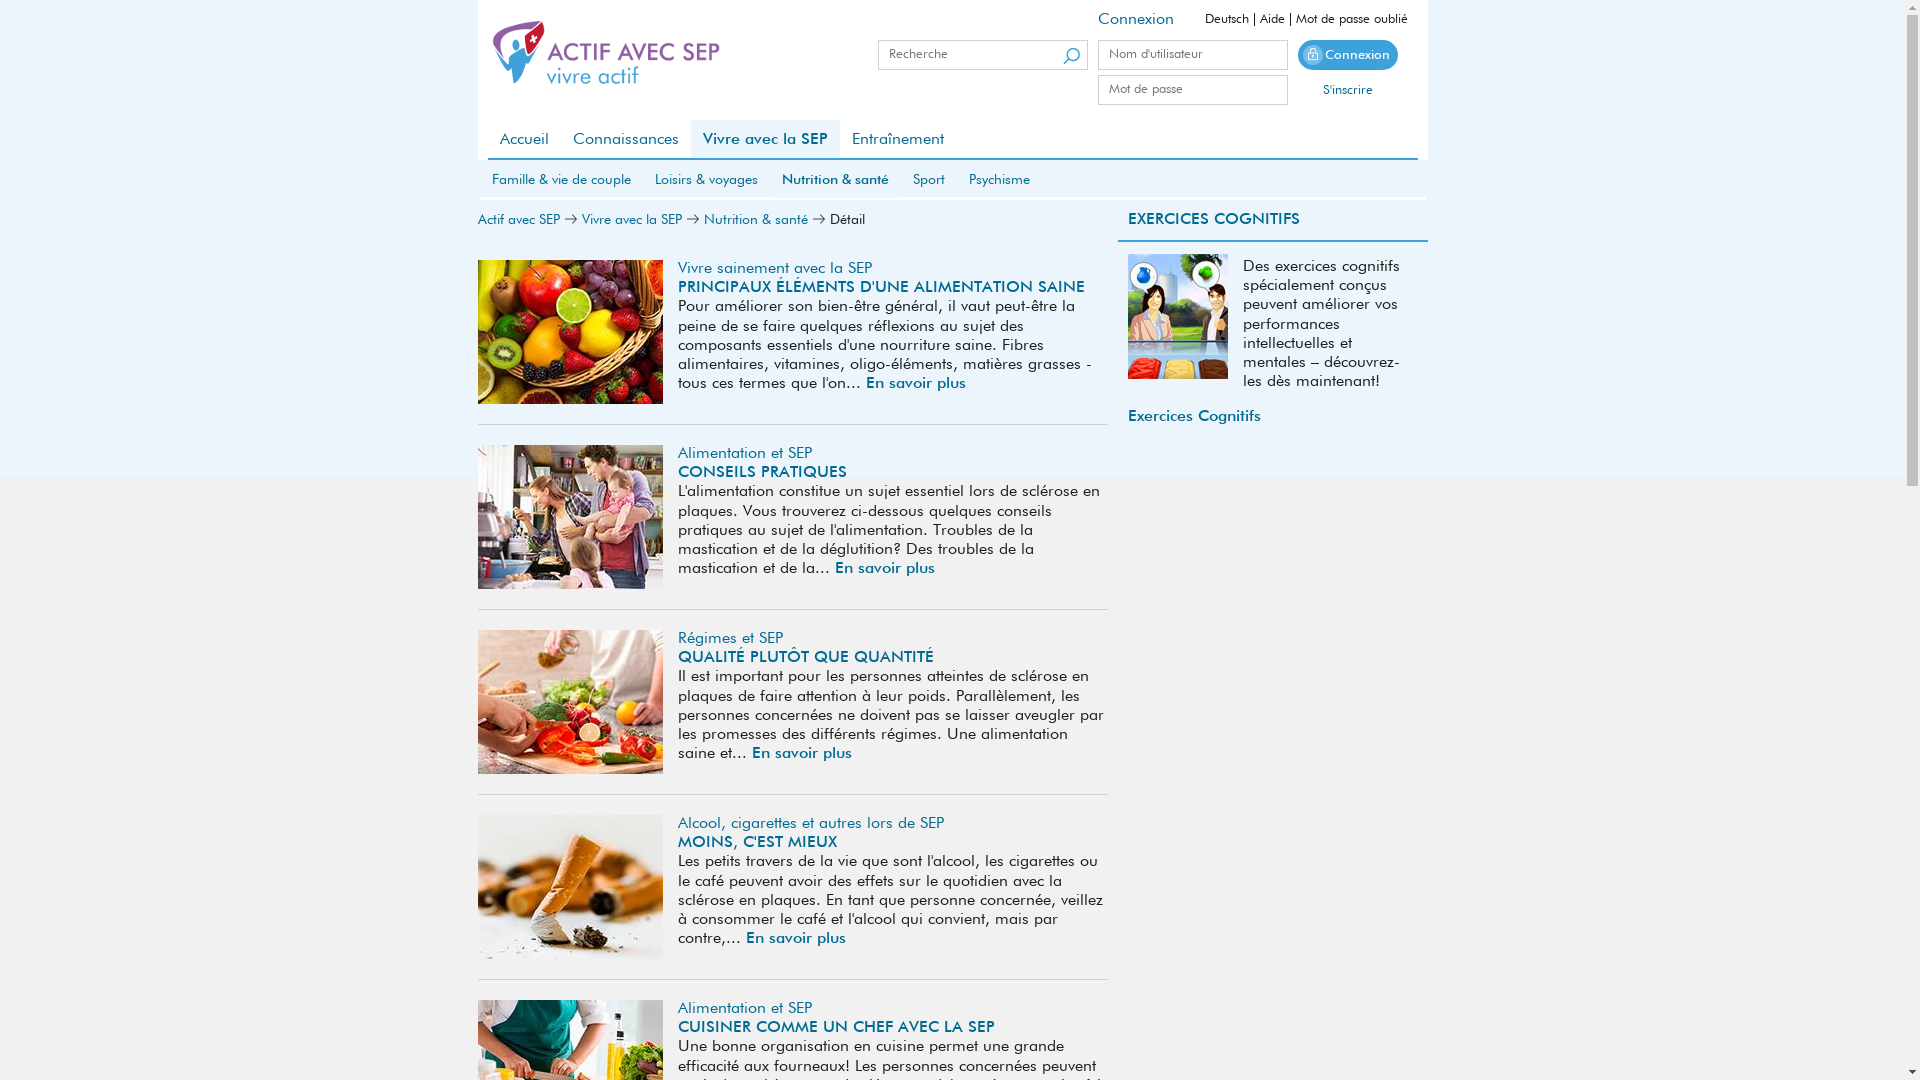 The image size is (1920, 1080). What do you see at coordinates (998, 180) in the screenshot?
I see `'Psychisme'` at bounding box center [998, 180].